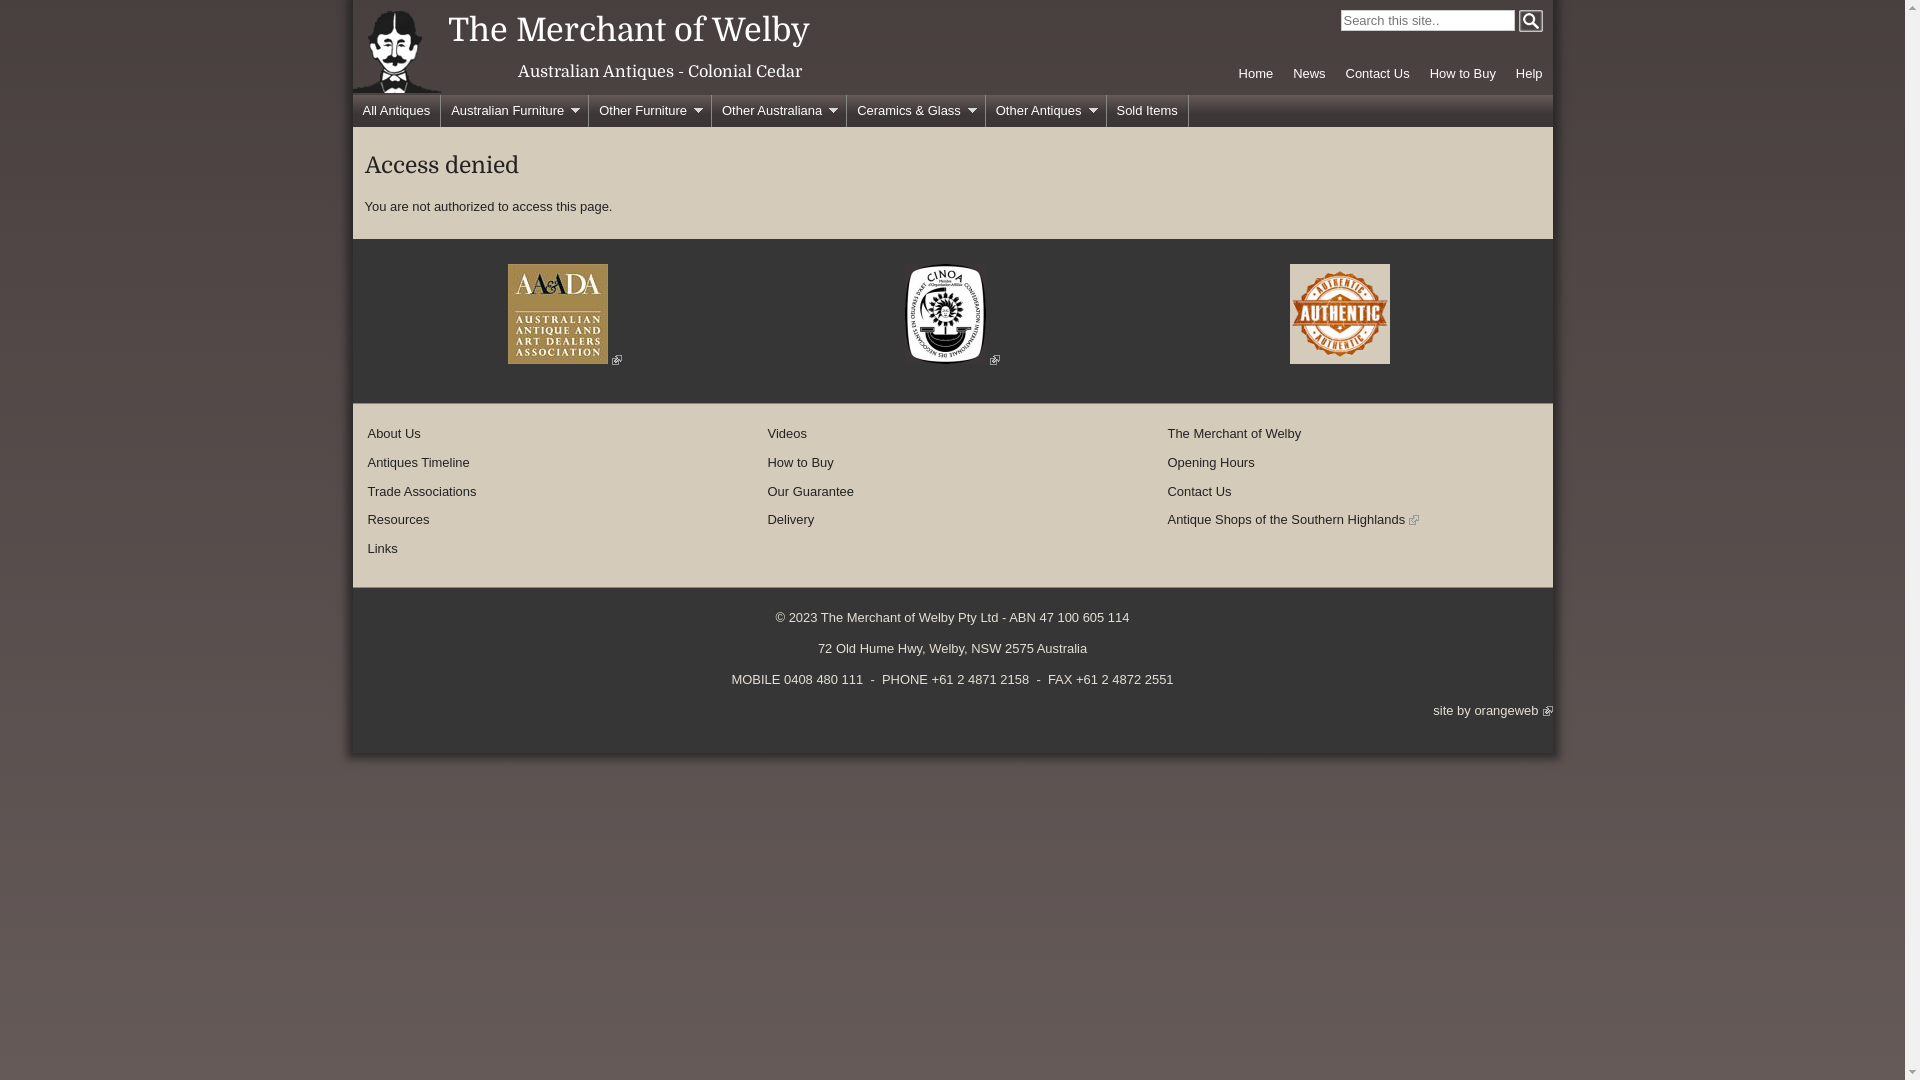 Image resolution: width=1920 pixels, height=1080 pixels. I want to click on 'Our Guarantee', so click(811, 491).